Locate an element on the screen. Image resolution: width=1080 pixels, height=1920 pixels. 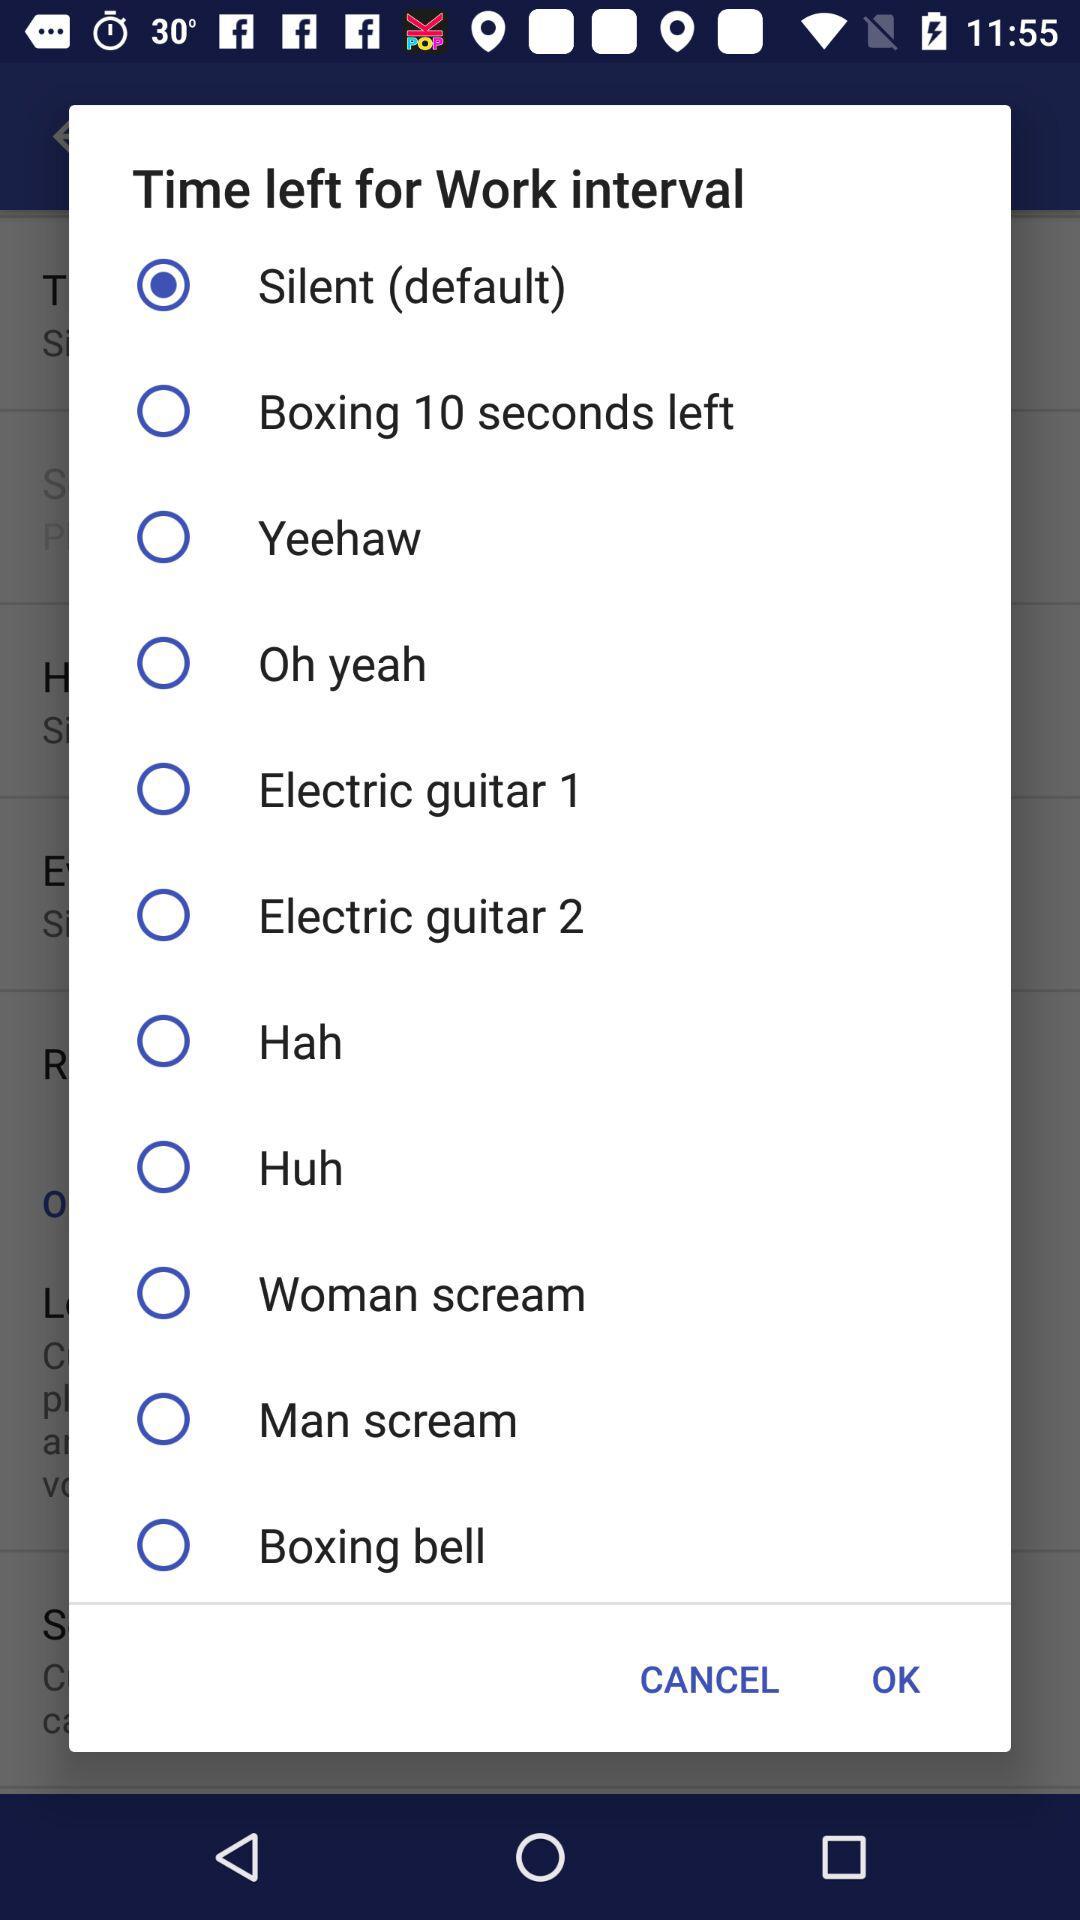
the item next to the cancel item is located at coordinates (894, 1678).